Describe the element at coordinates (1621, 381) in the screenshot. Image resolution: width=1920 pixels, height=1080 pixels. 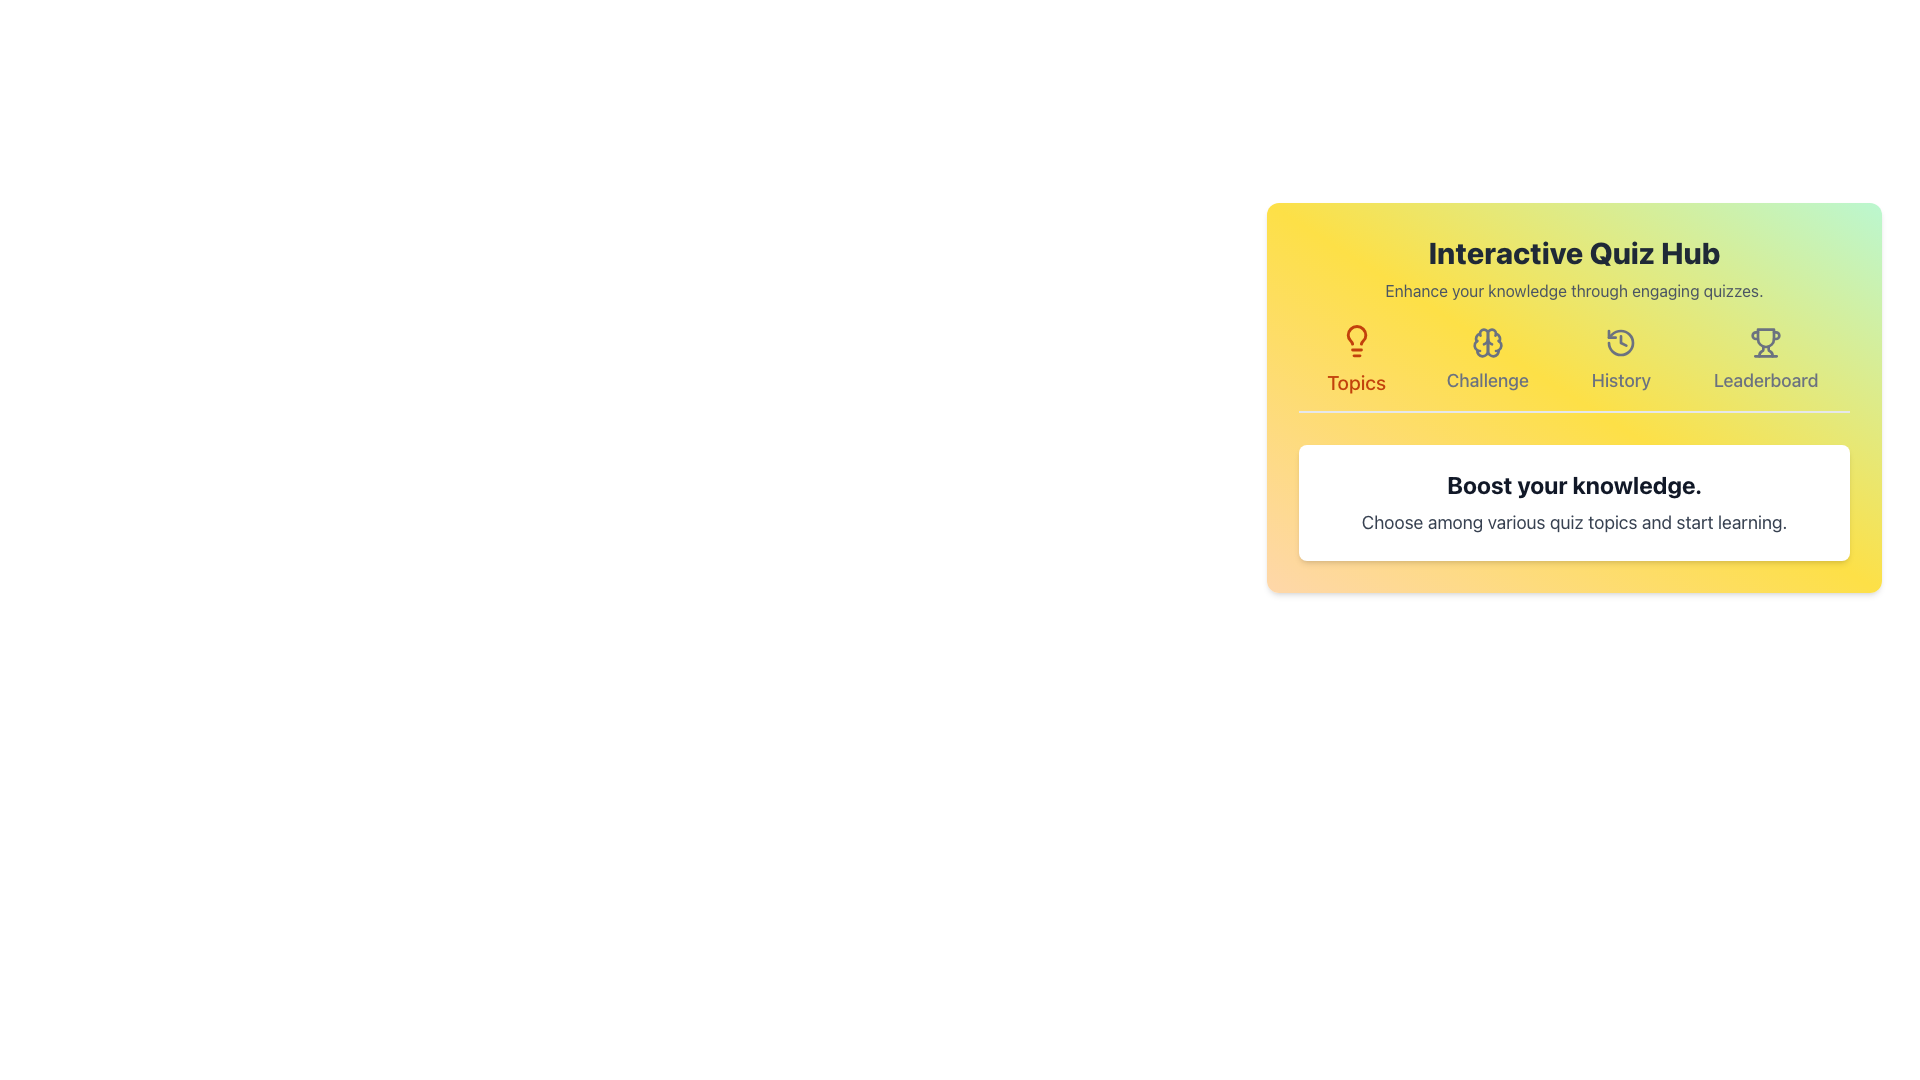
I see `the 'History' text label located in the 'Interactive Quiz Hub' panel, which is the third option from the left, between 'Challenge' and 'Leaderboard'` at that location.